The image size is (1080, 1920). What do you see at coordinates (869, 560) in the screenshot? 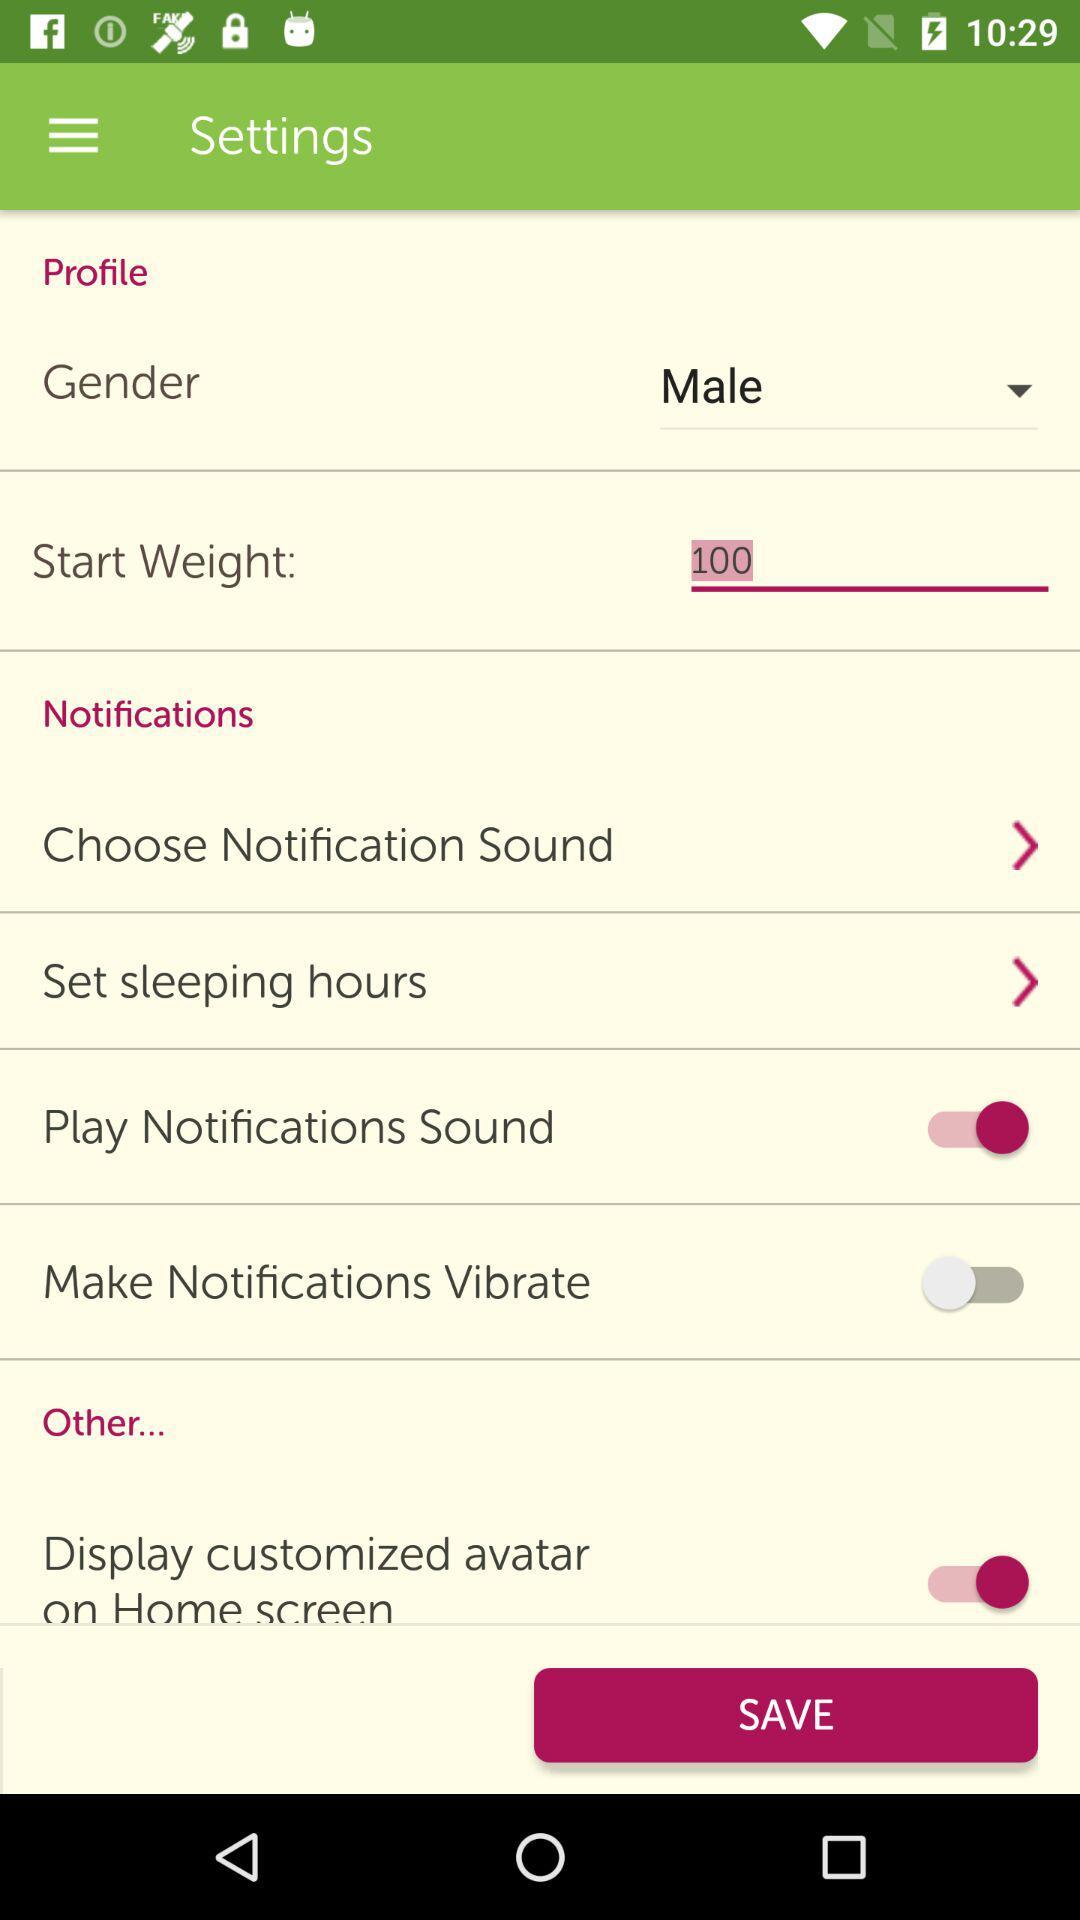
I see `to the right side of start weight below male` at bounding box center [869, 560].